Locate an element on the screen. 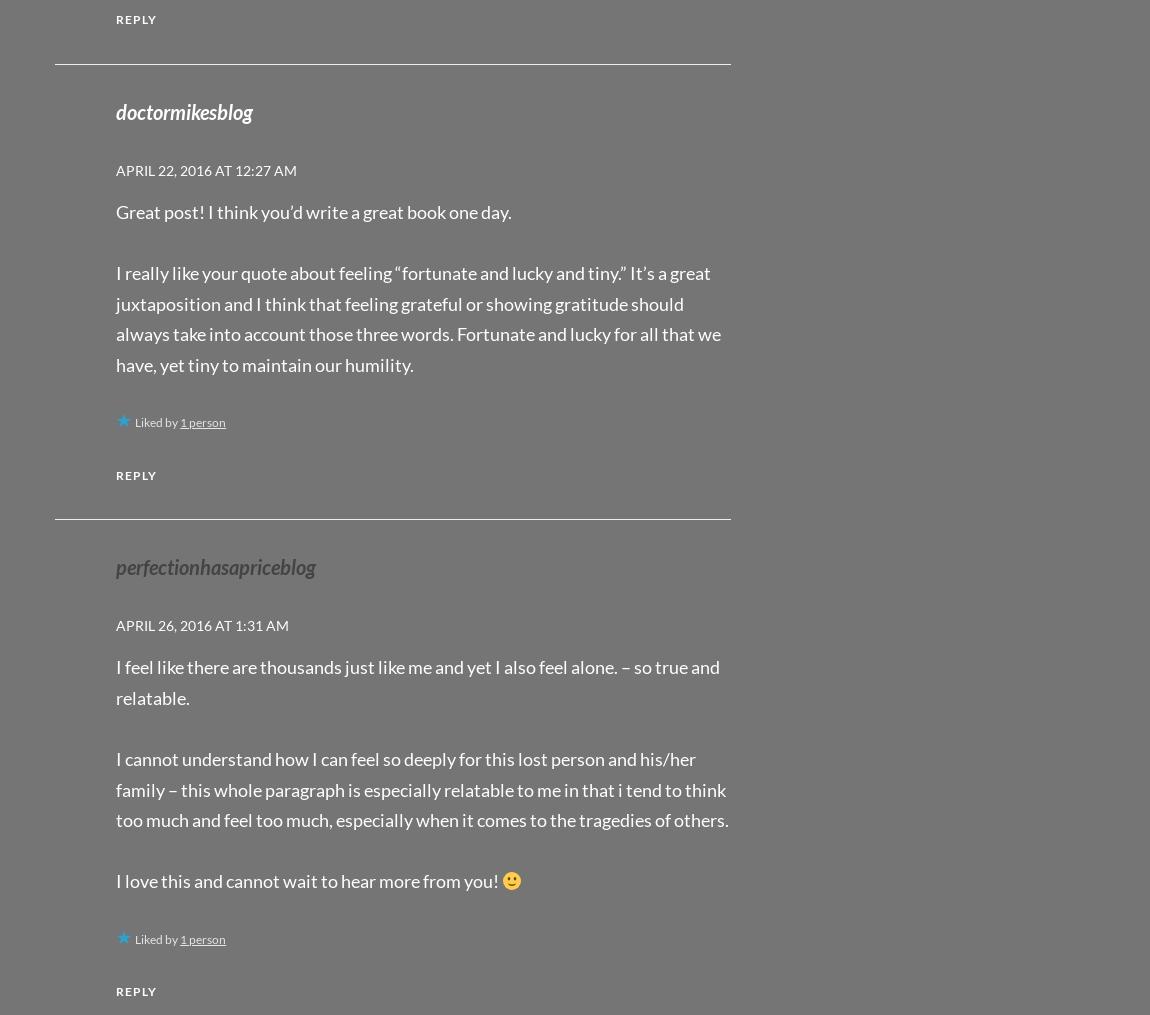  'I cannot understand how I can feel so deeply for this lost person and his/her family – this whole paragraph is especially relatable to me in that i tend to think too much and feel too much, especially when it comes to the tragedies of others.' is located at coordinates (422, 788).